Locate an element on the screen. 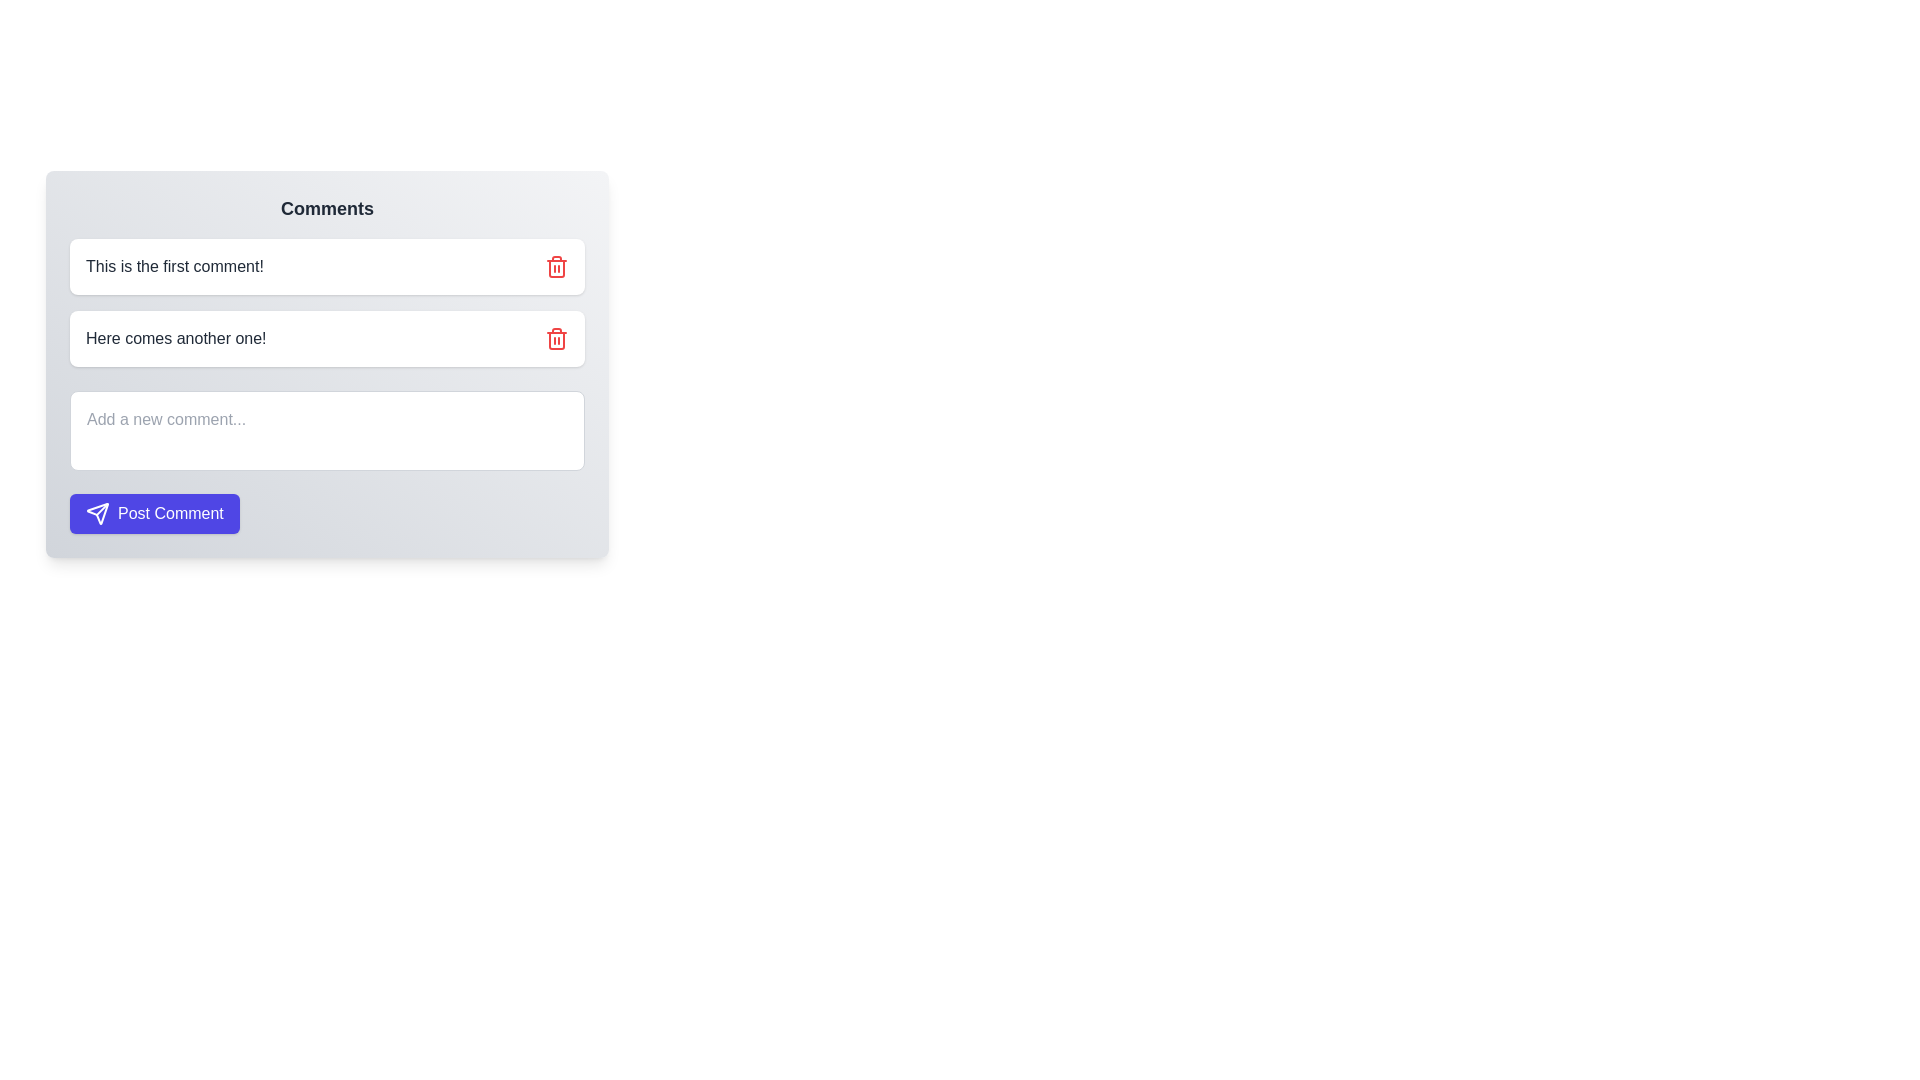 The width and height of the screenshot is (1920, 1080). the 'send' icon within the 'Post Comment' button located in the bottom-left corner of the comments section to initiate the action is located at coordinates (96, 512).